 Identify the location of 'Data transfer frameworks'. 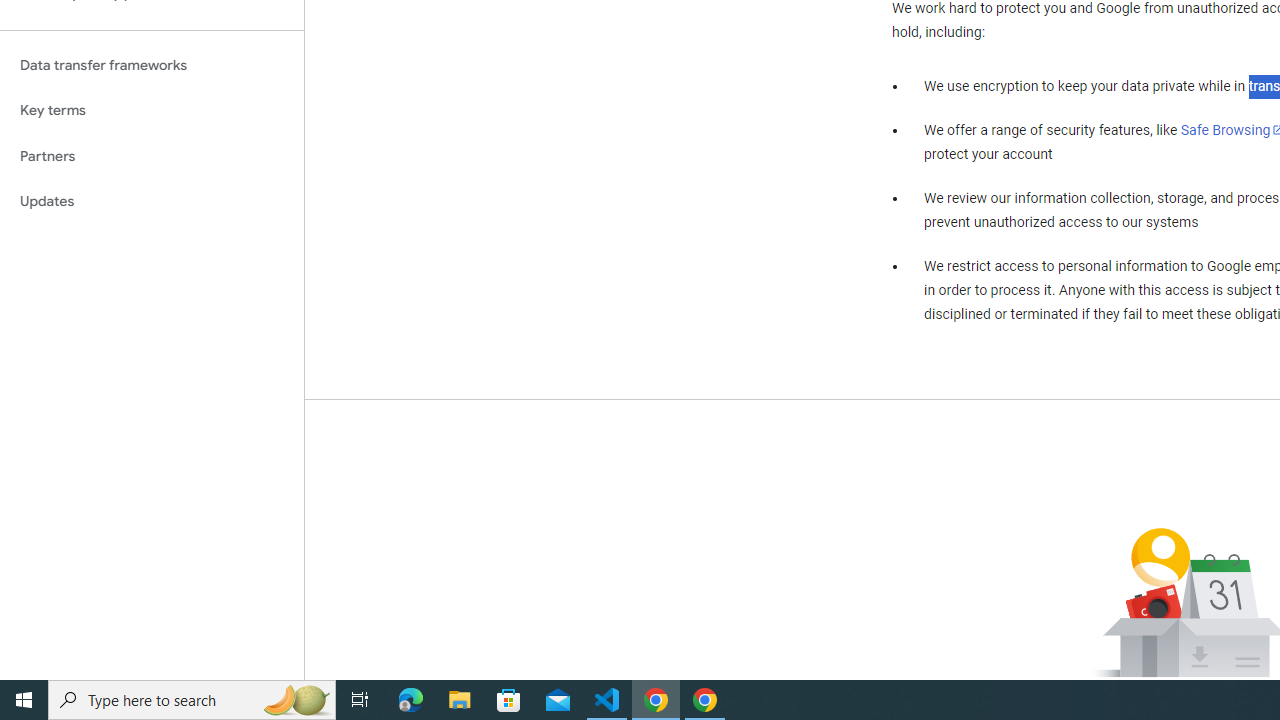
(151, 64).